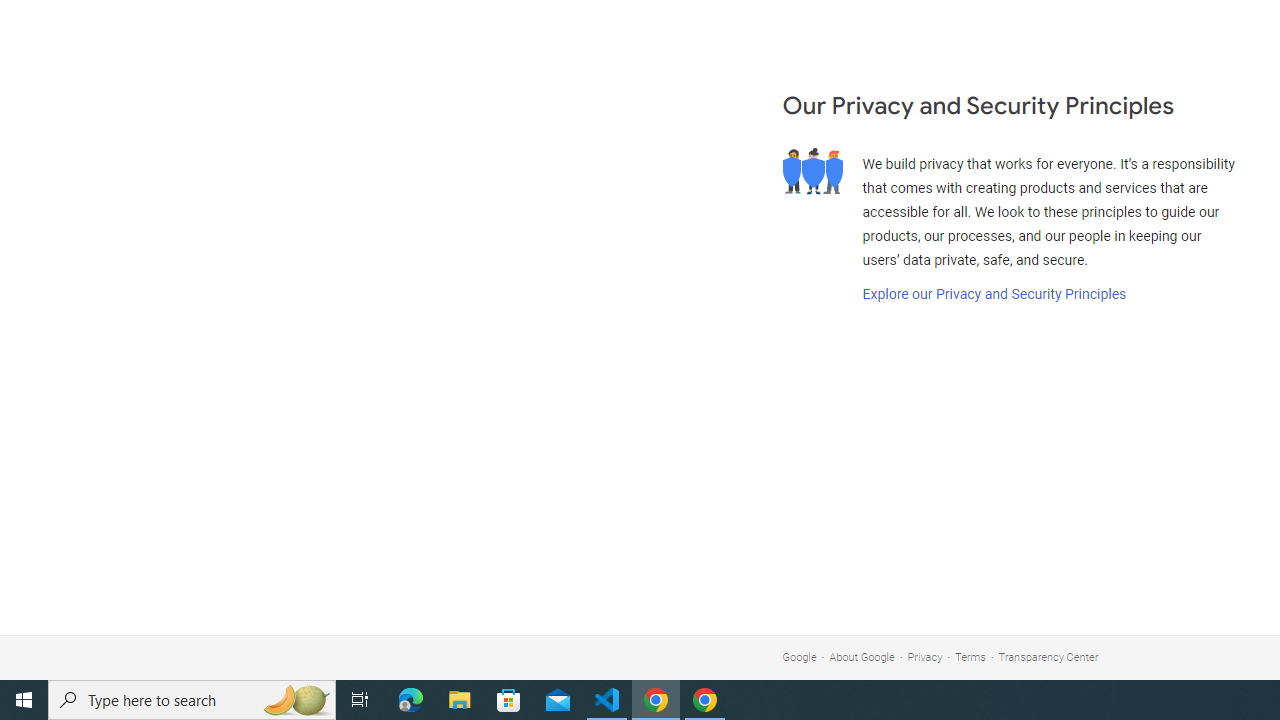 The image size is (1280, 720). I want to click on 'About Google', so click(862, 657).